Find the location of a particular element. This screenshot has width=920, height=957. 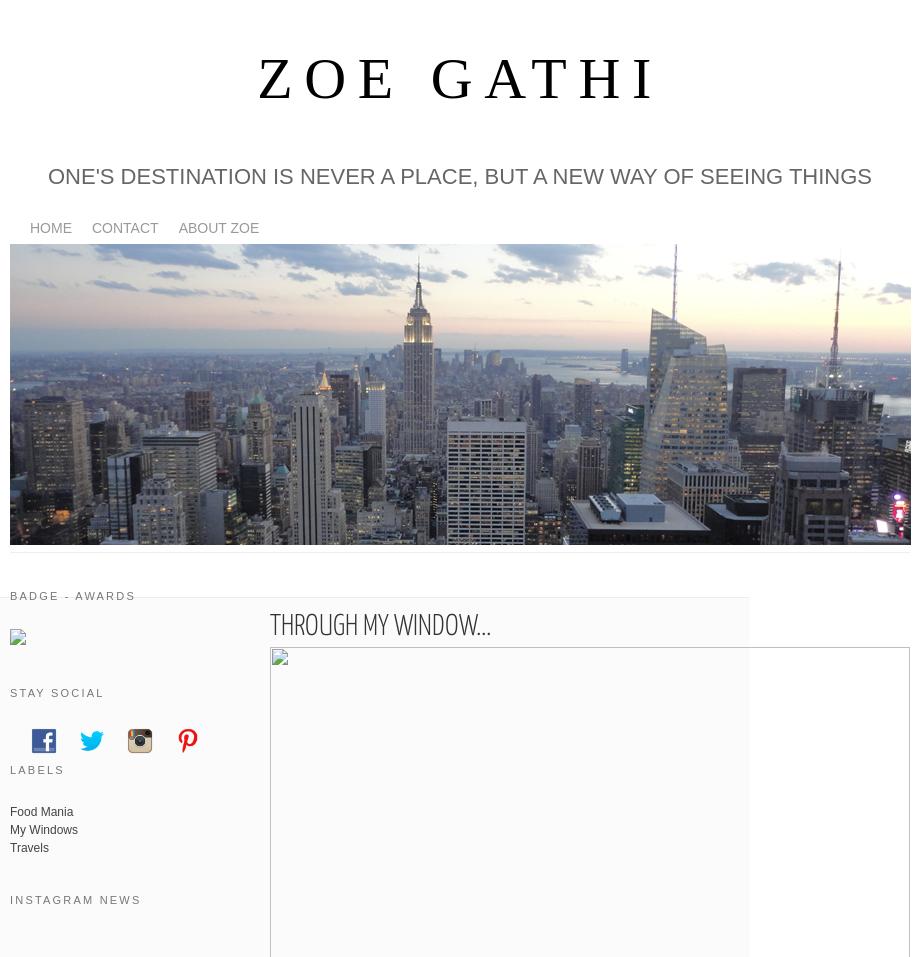

'Travels' is located at coordinates (10, 846).